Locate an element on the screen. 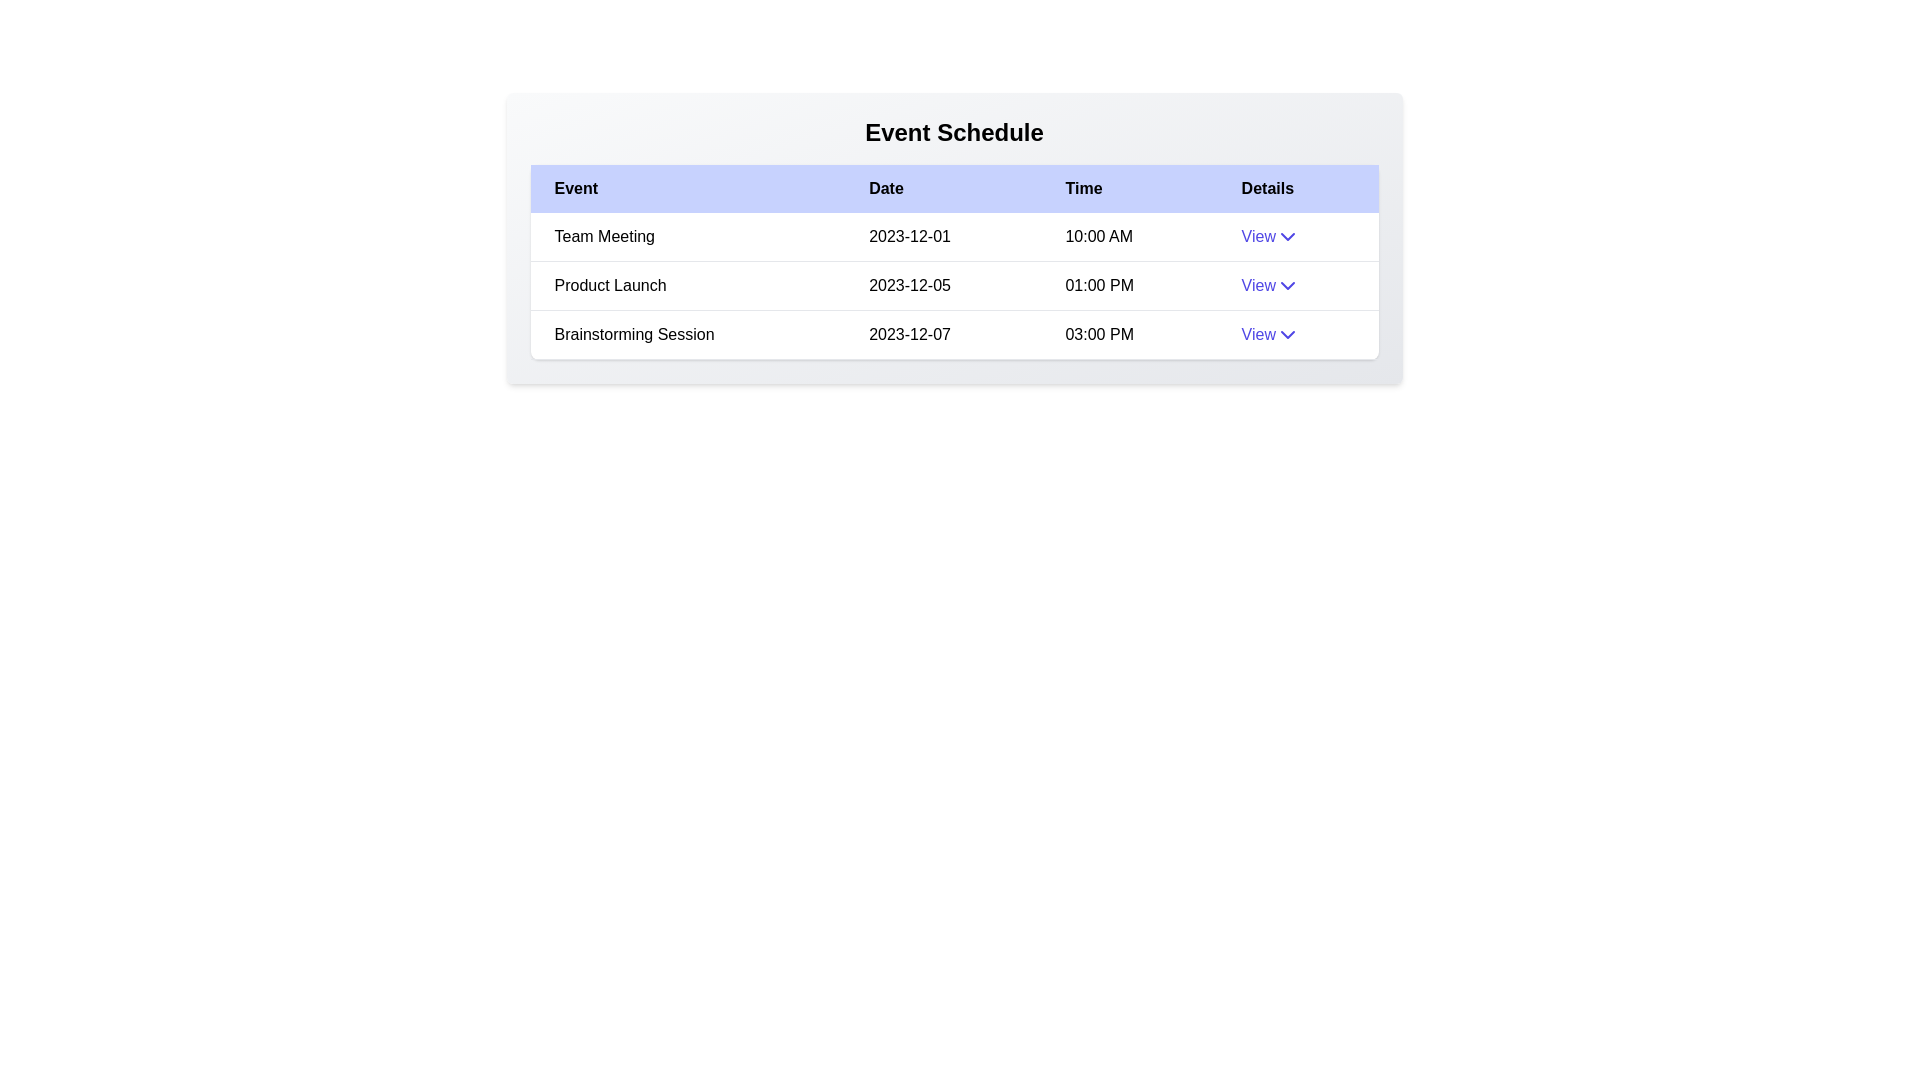 Image resolution: width=1920 pixels, height=1080 pixels. the 'View' button to expand or collapse the details for the event Team Meeting is located at coordinates (1269, 235).